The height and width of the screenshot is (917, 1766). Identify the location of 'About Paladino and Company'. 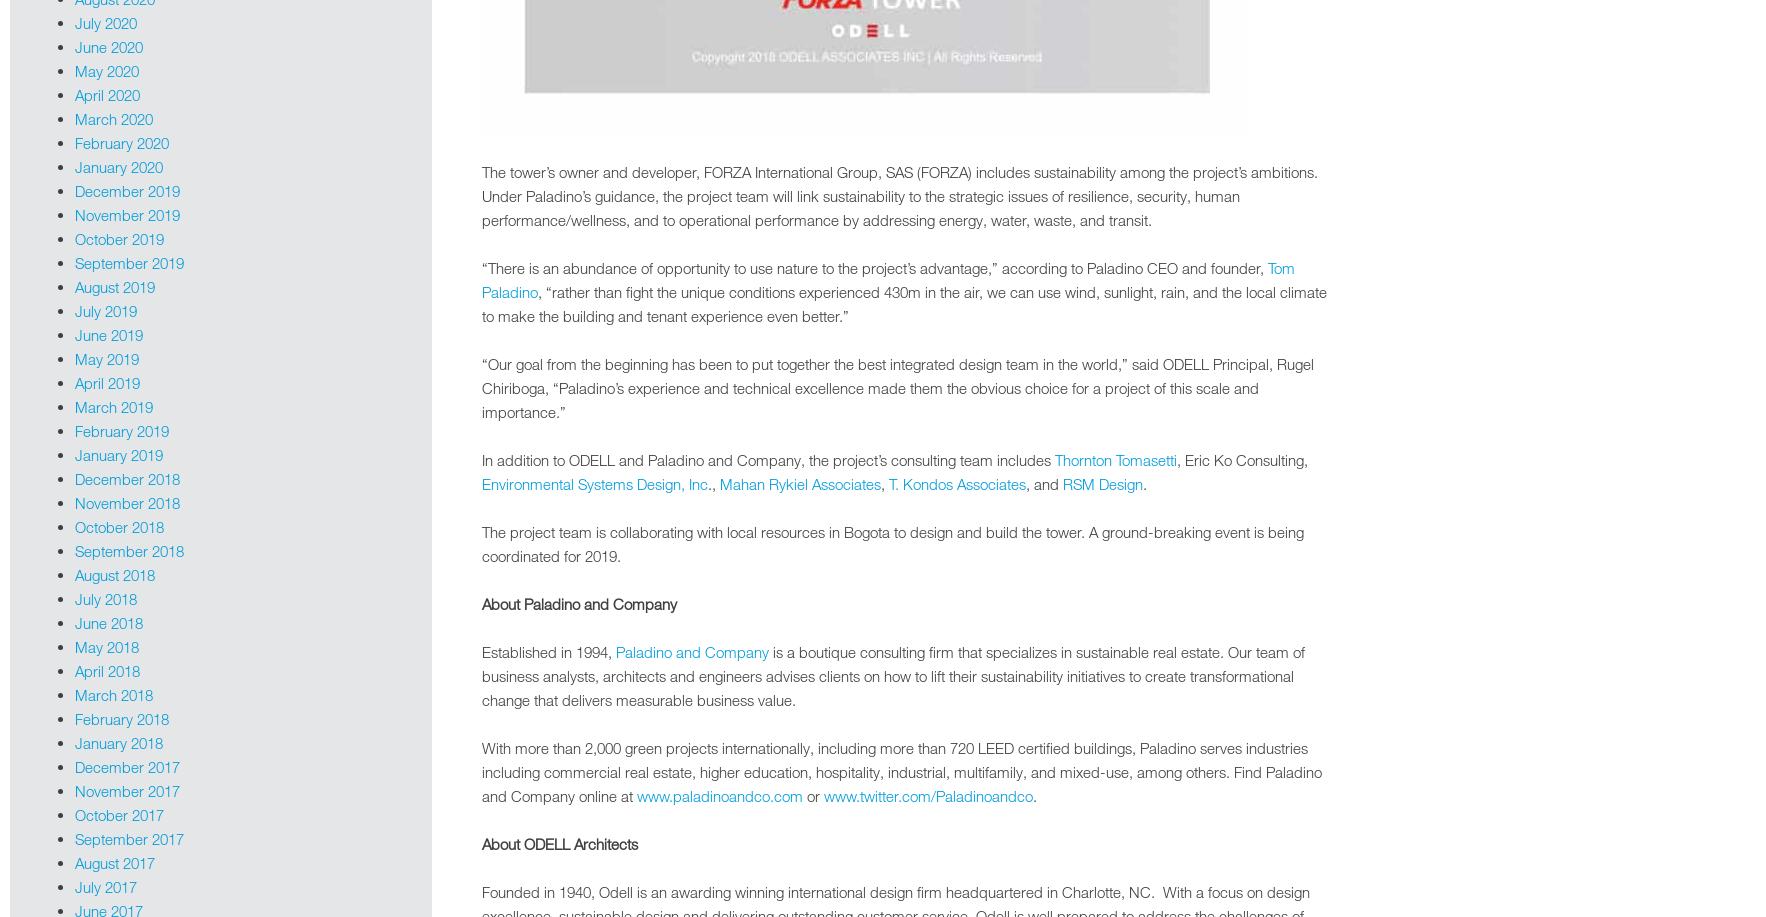
(578, 602).